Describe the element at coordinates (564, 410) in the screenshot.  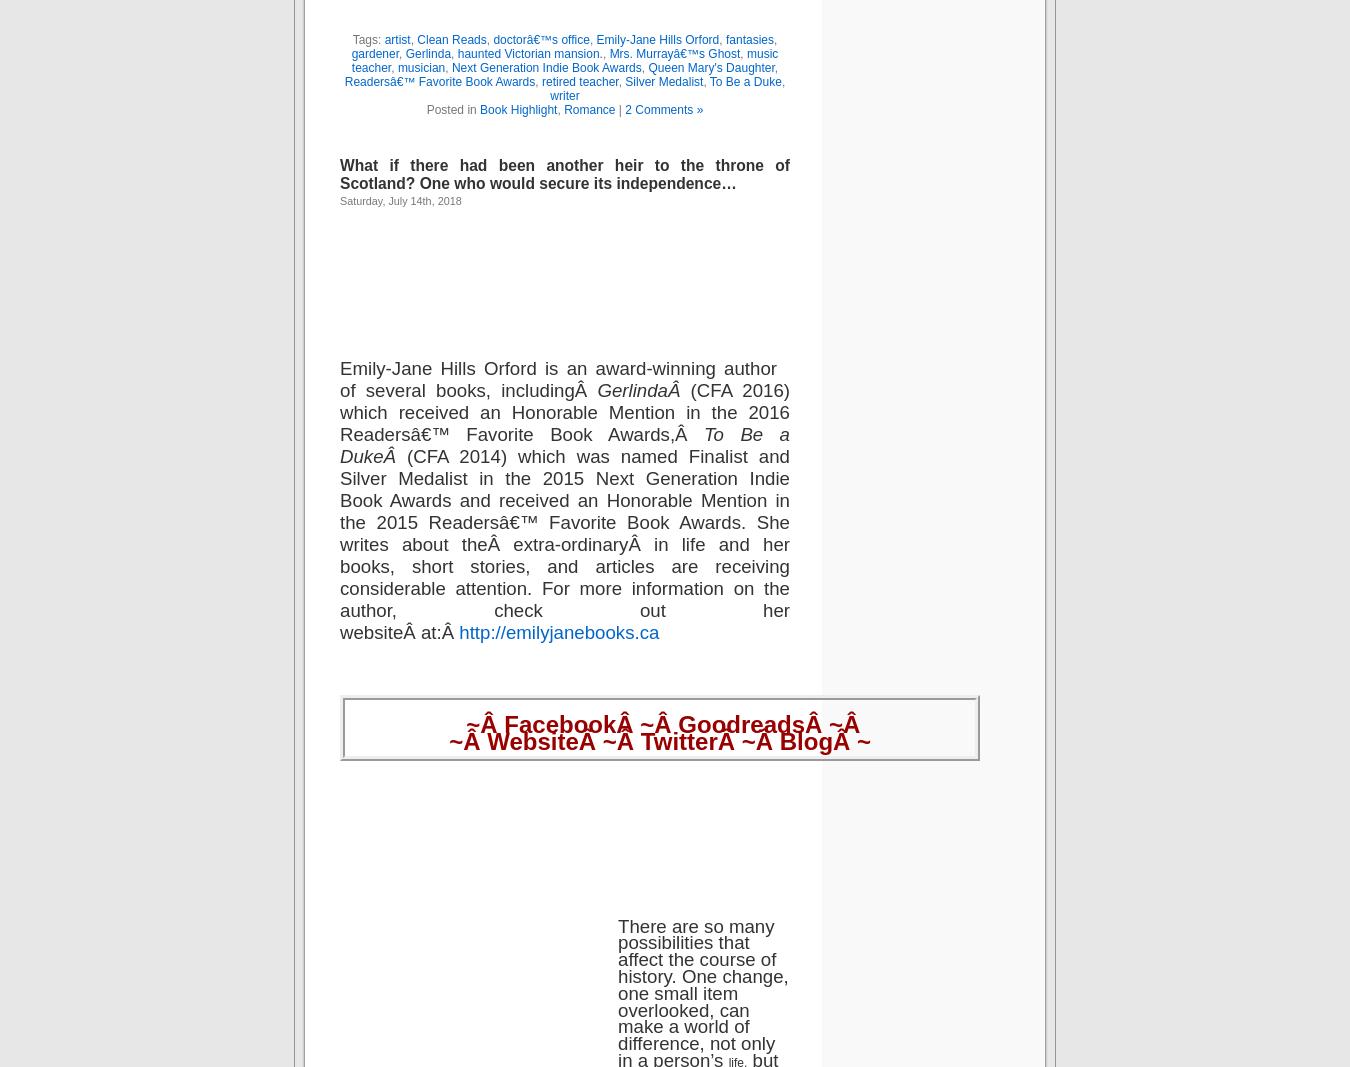
I see `'(CFA 2016) which received an Honorable Mention in the 2016 Readersâ€™ Favorite Book Awards,Â'` at that location.